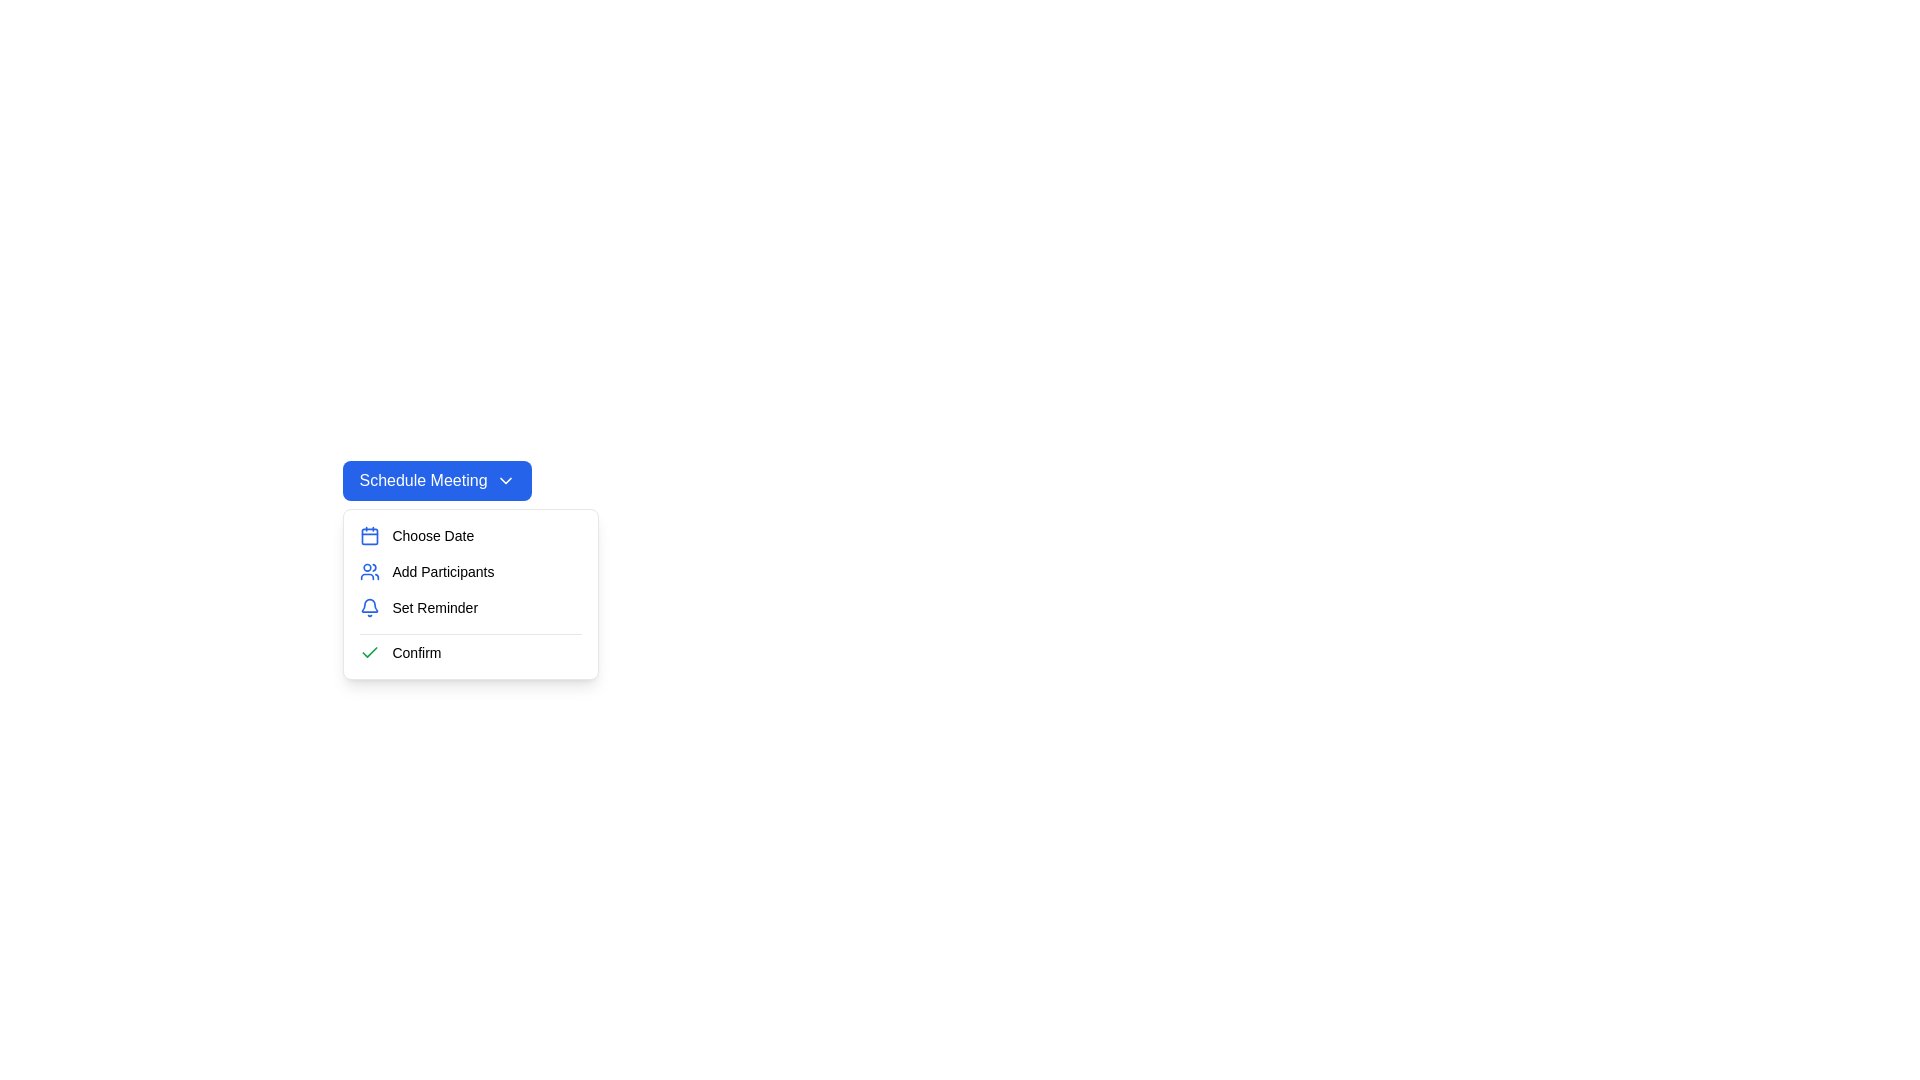  I want to click on the 'Choose Date' menu item, which features a calendar icon on the left, so click(470, 535).